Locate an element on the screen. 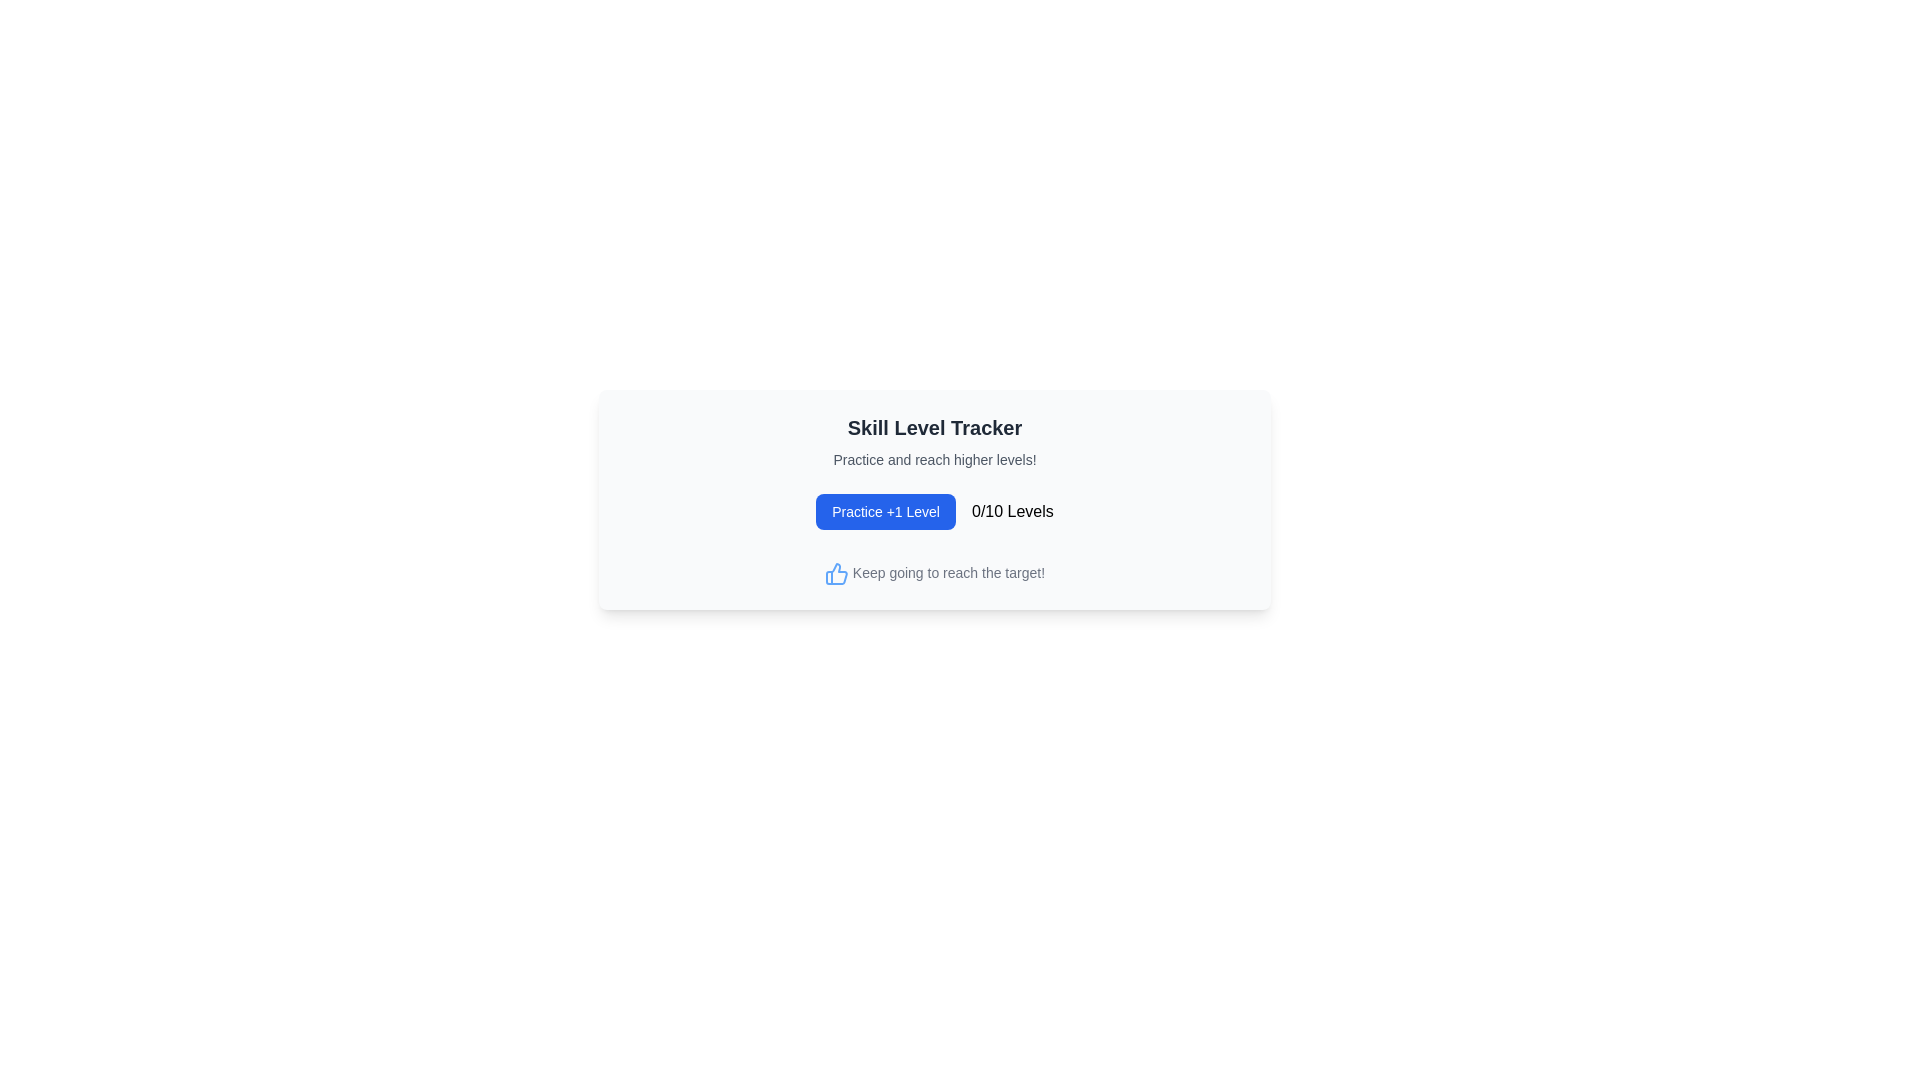 This screenshot has width=1920, height=1080. thumbs-up icon with a light blue outline located at the bottom-center of the interface, adjacent to a vertical line is located at coordinates (836, 574).